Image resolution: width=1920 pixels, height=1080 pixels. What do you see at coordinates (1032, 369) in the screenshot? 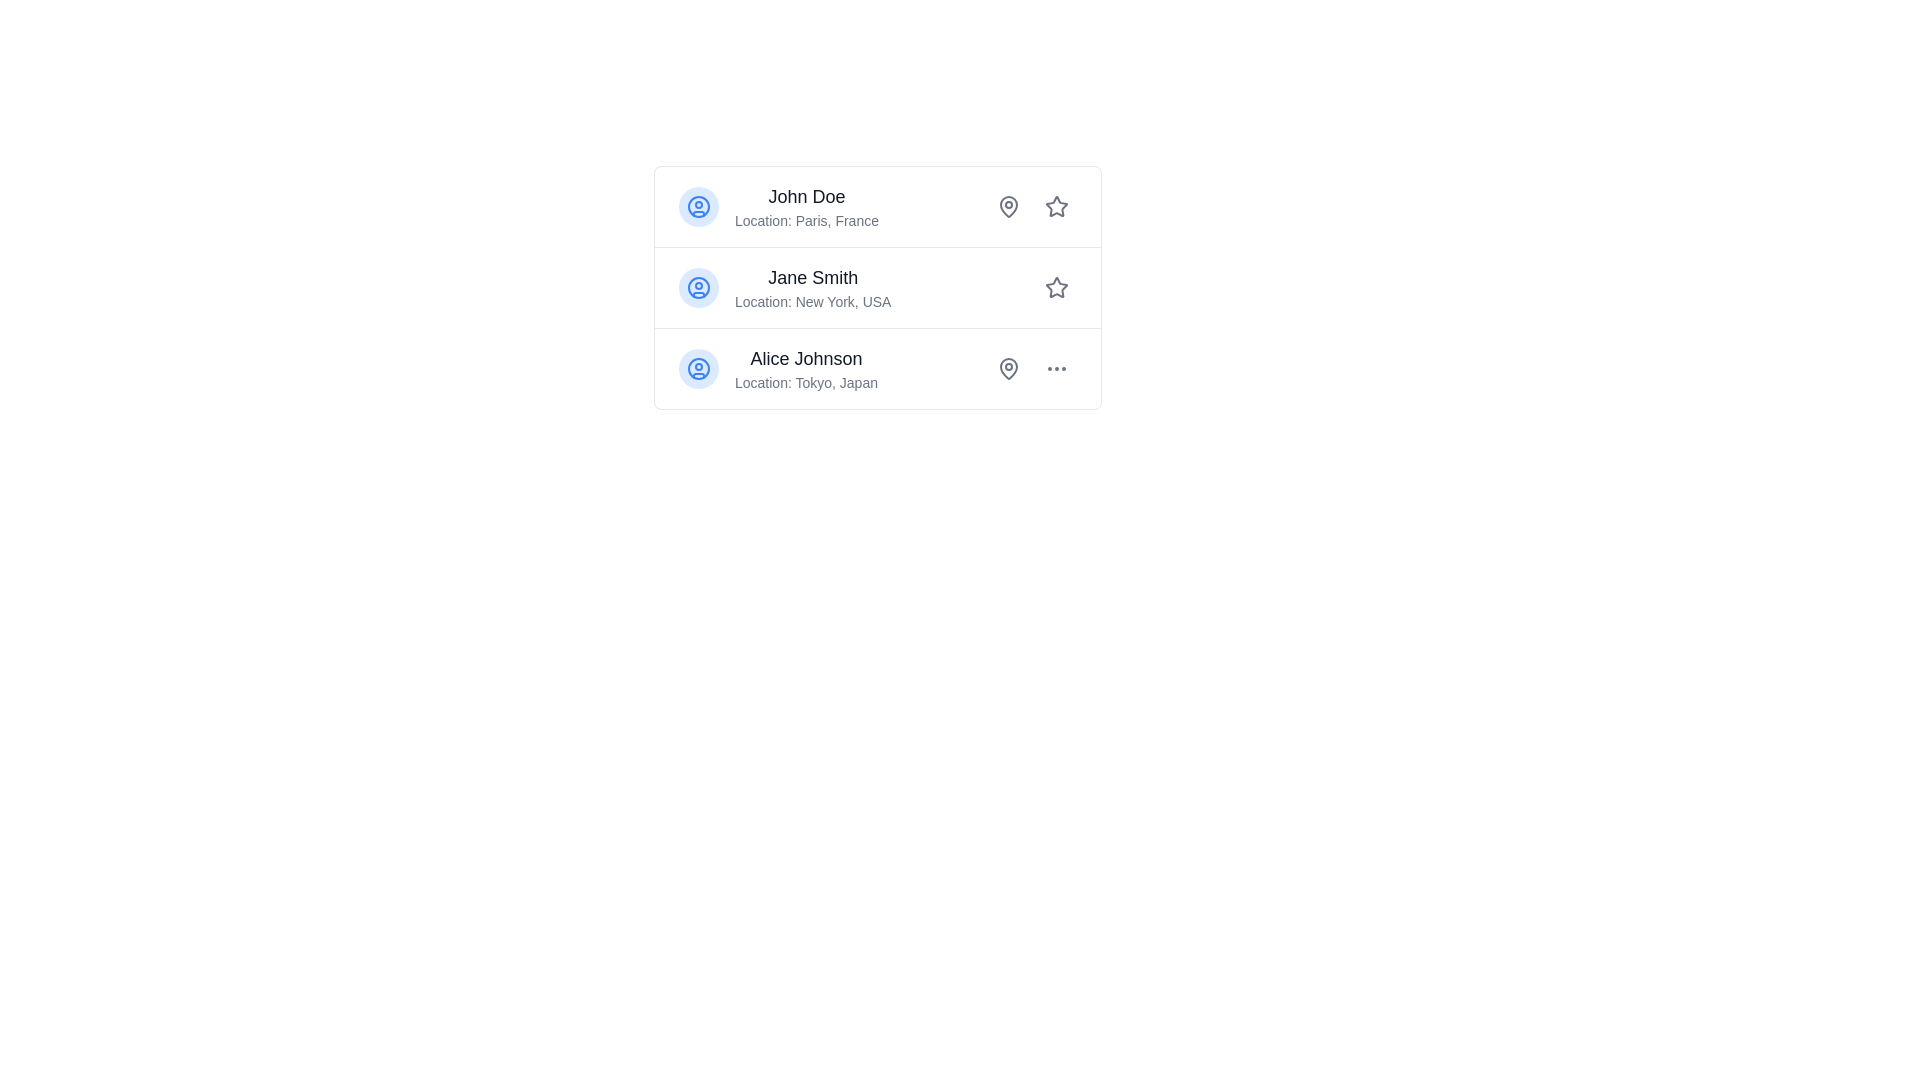
I see `the compound element associated with user 'Alice Johnson'` at bounding box center [1032, 369].